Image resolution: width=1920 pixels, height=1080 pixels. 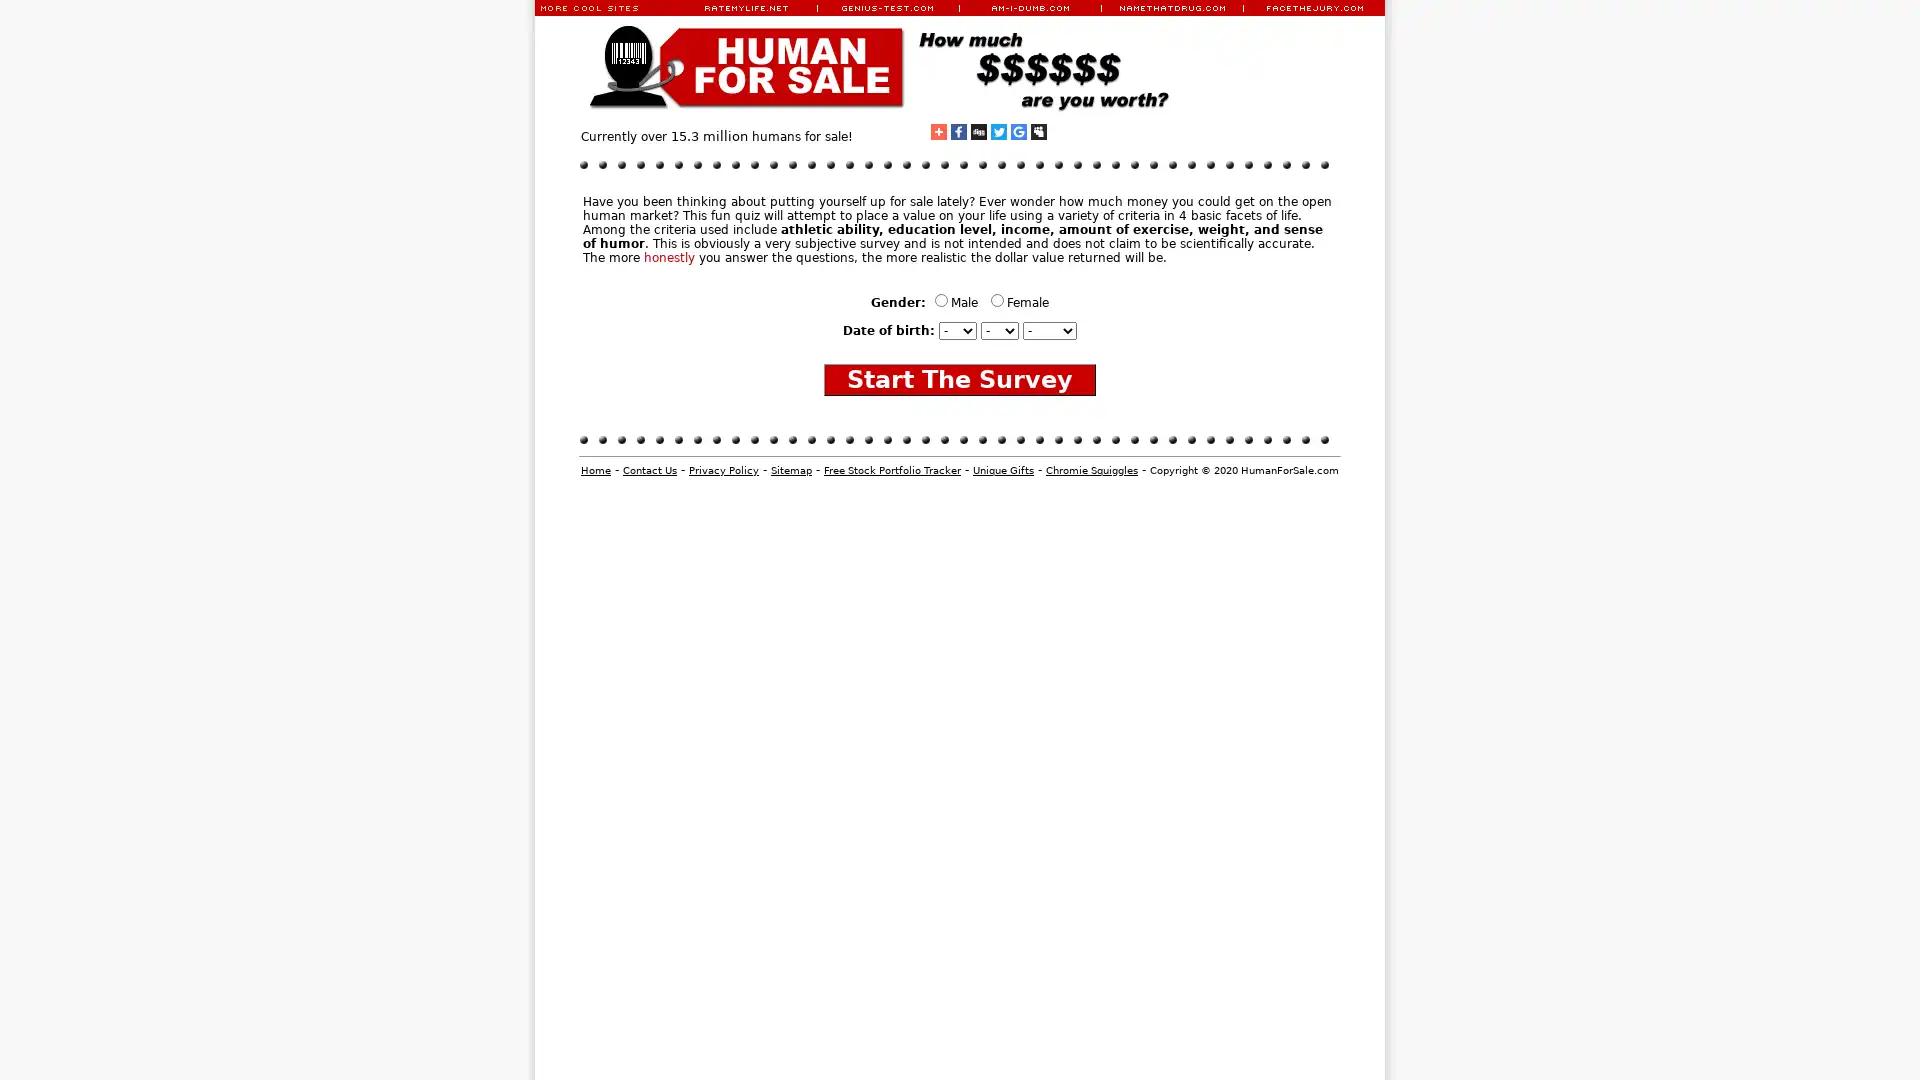 What do you see at coordinates (960, 380) in the screenshot?
I see `Start The Survey` at bounding box center [960, 380].